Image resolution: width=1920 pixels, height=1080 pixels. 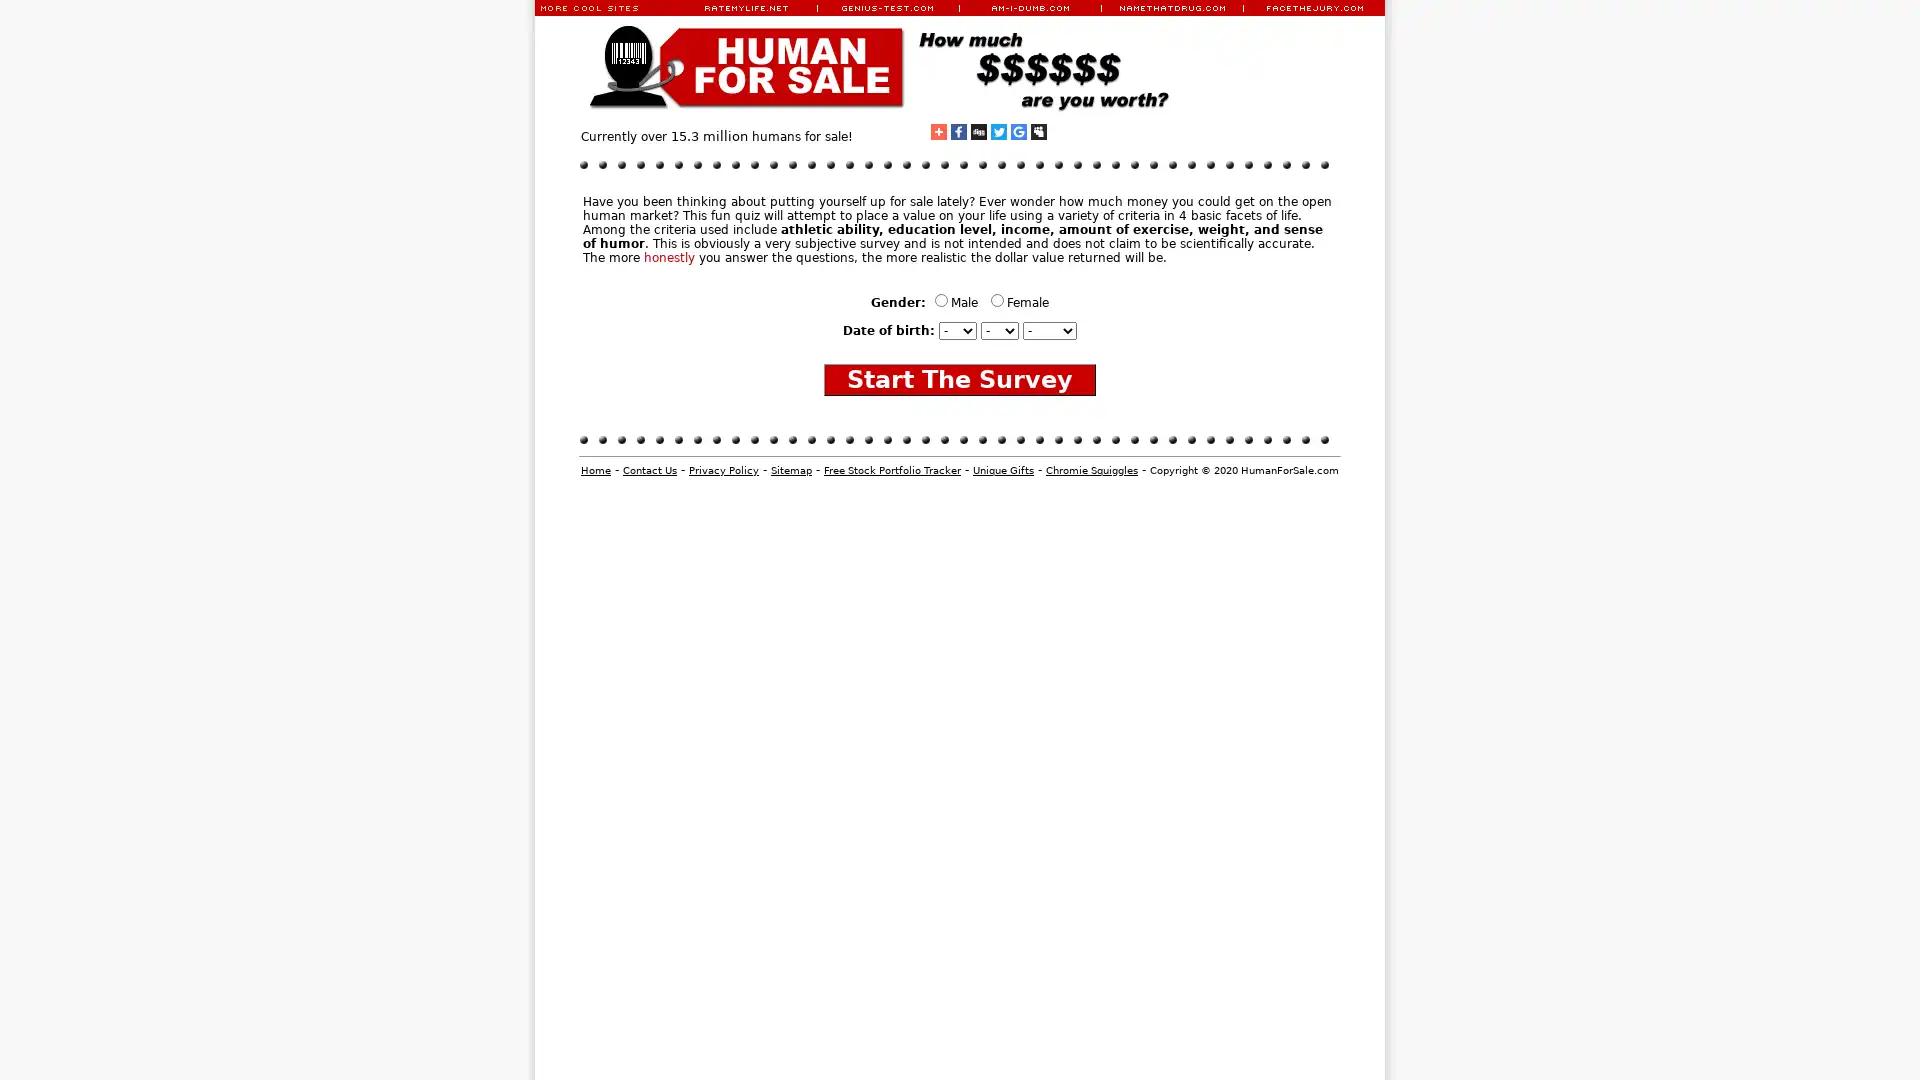 What do you see at coordinates (960, 380) in the screenshot?
I see `Start The Survey` at bounding box center [960, 380].